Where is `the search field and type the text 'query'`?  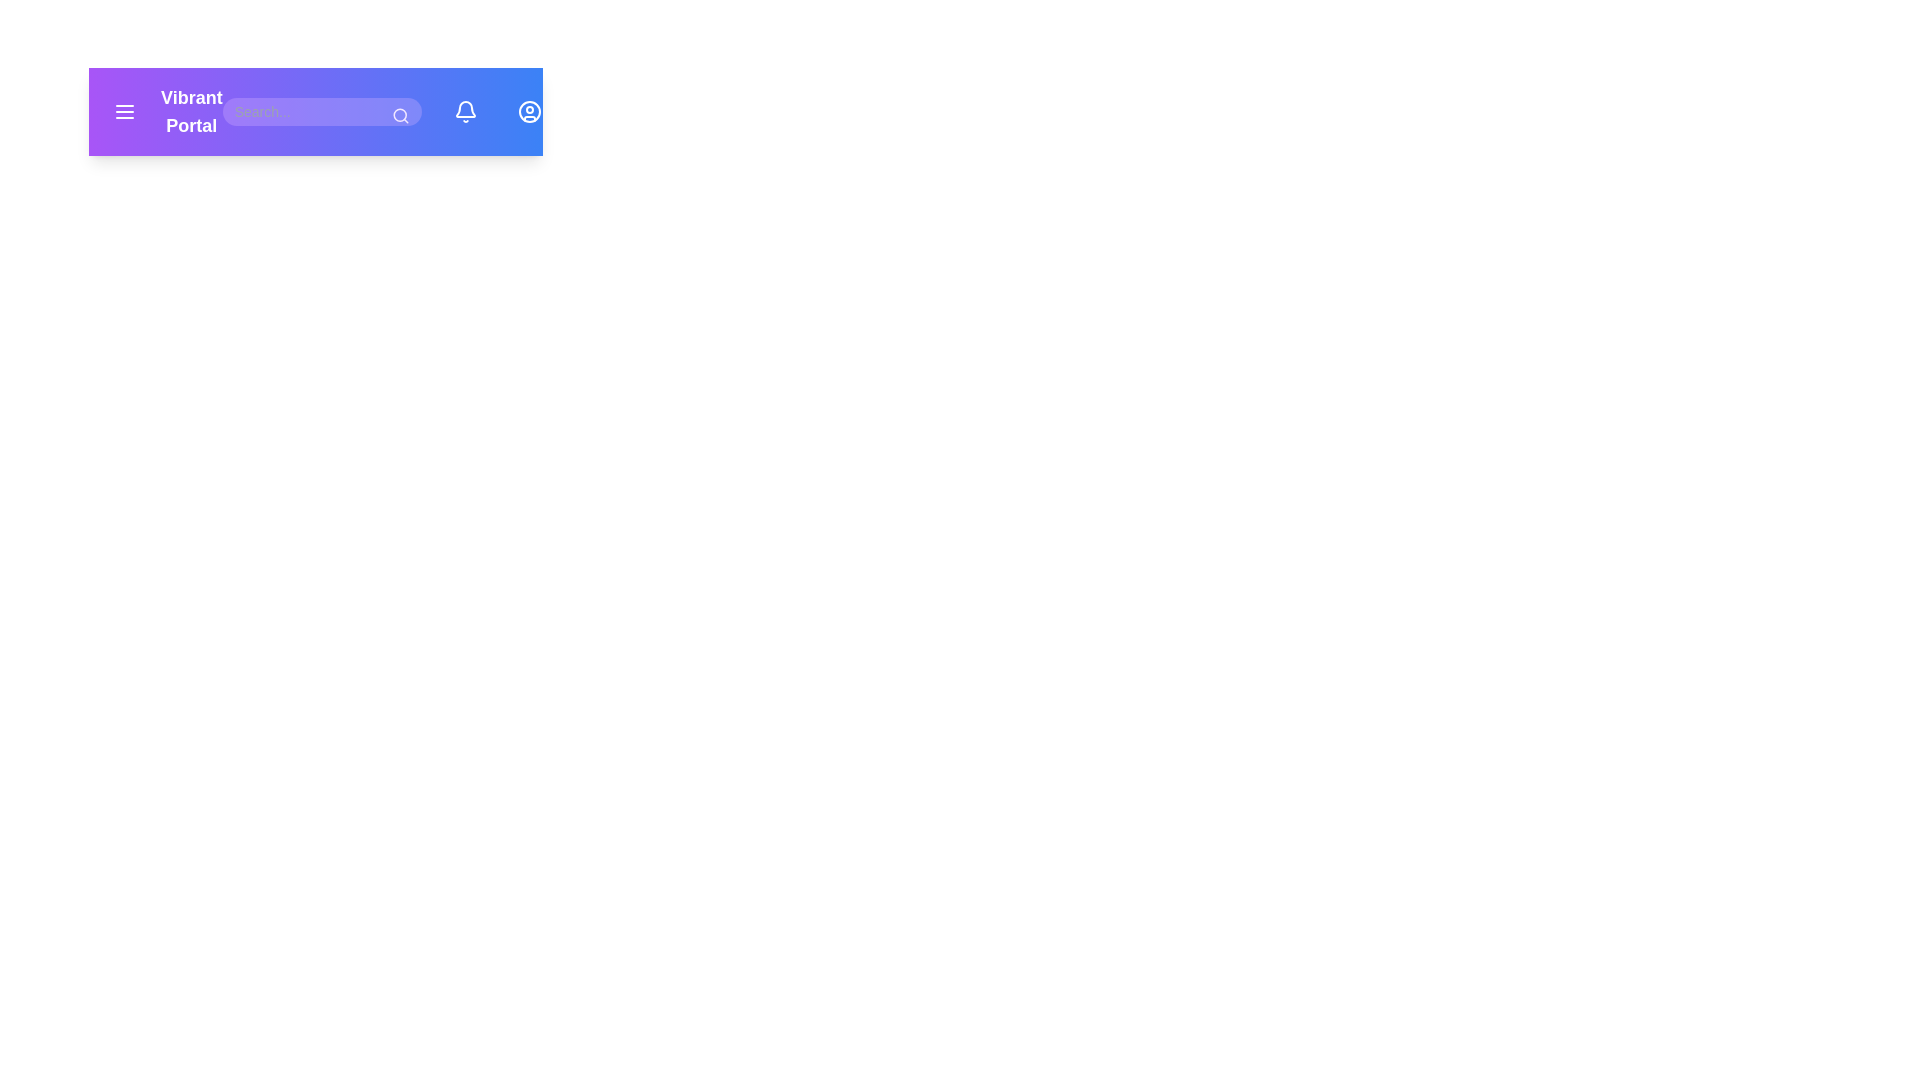 the search field and type the text 'query' is located at coordinates (321, 111).